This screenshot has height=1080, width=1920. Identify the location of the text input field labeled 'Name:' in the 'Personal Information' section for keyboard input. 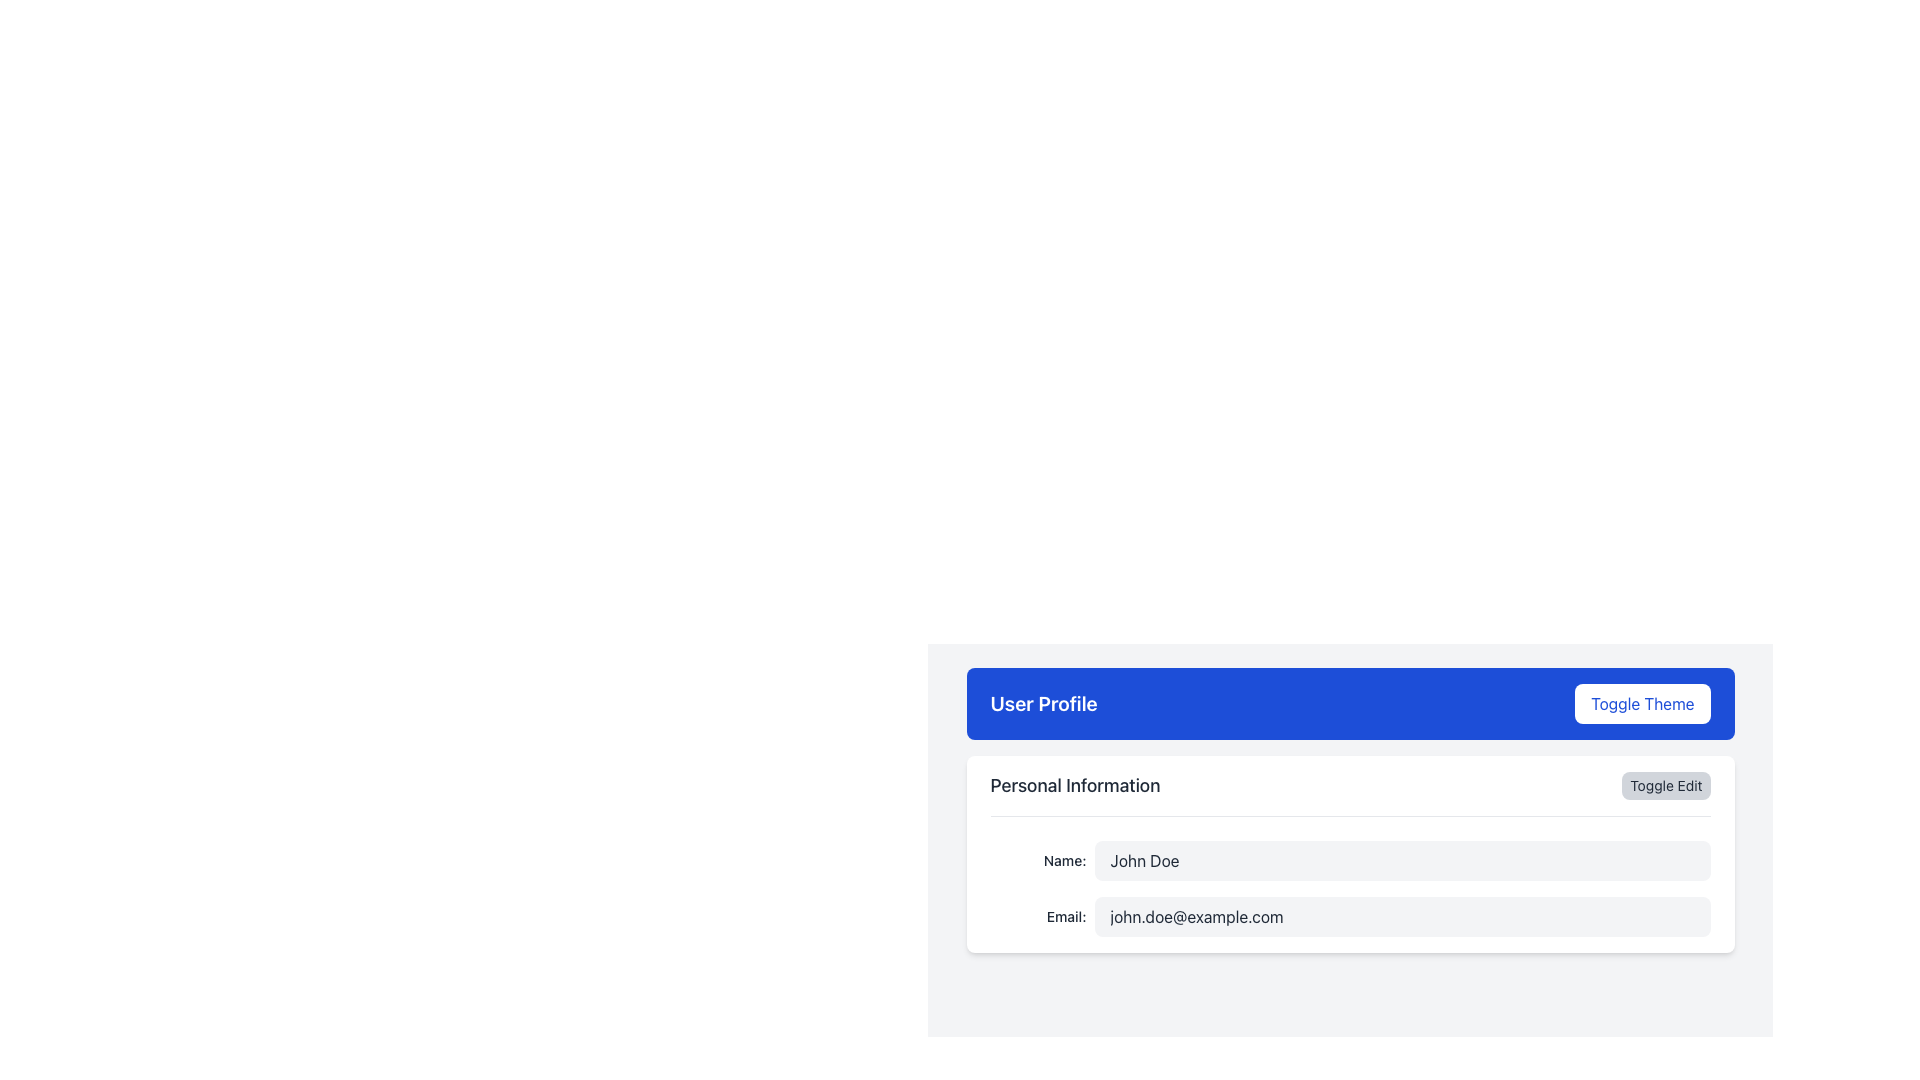
(1349, 859).